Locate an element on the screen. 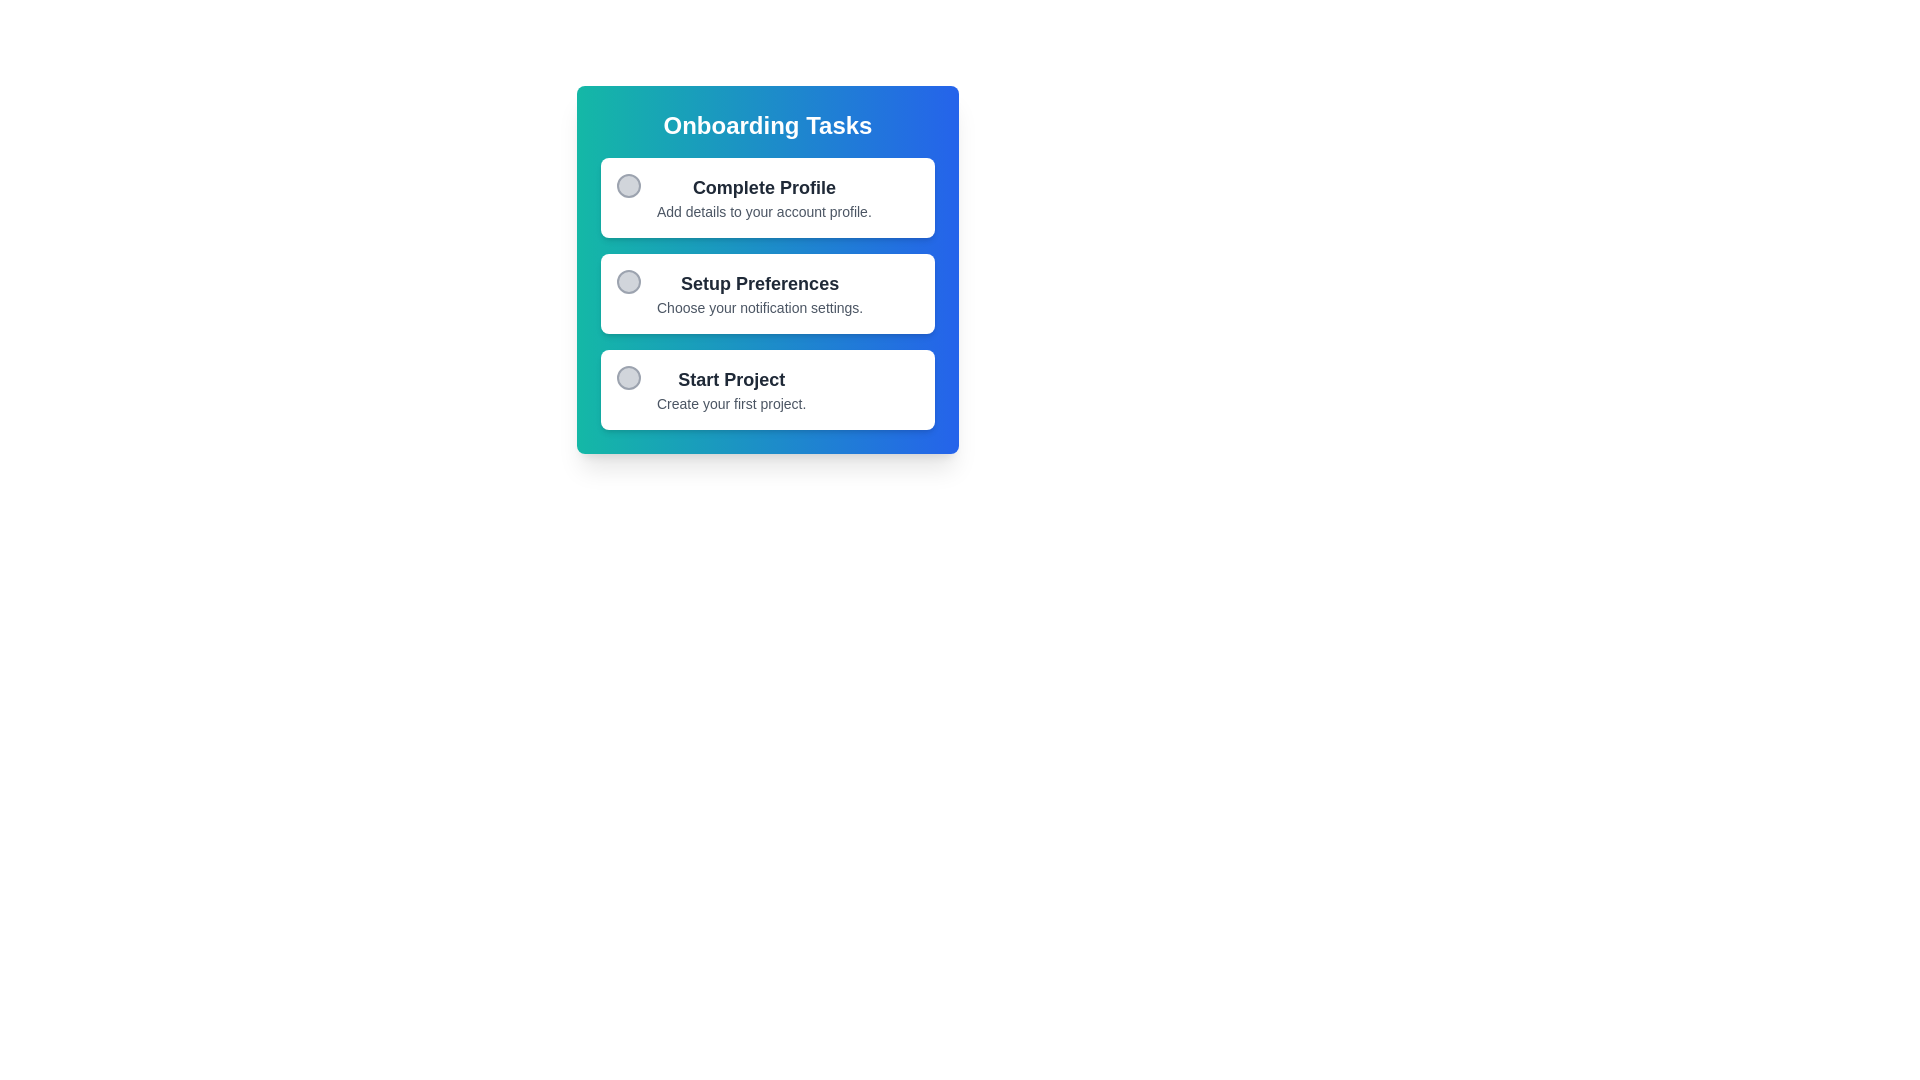 The width and height of the screenshot is (1920, 1080). descriptive text label located directly below the 'Complete Profile' text within the card-like section of the 'Onboarding Tasks' interface is located at coordinates (763, 212).